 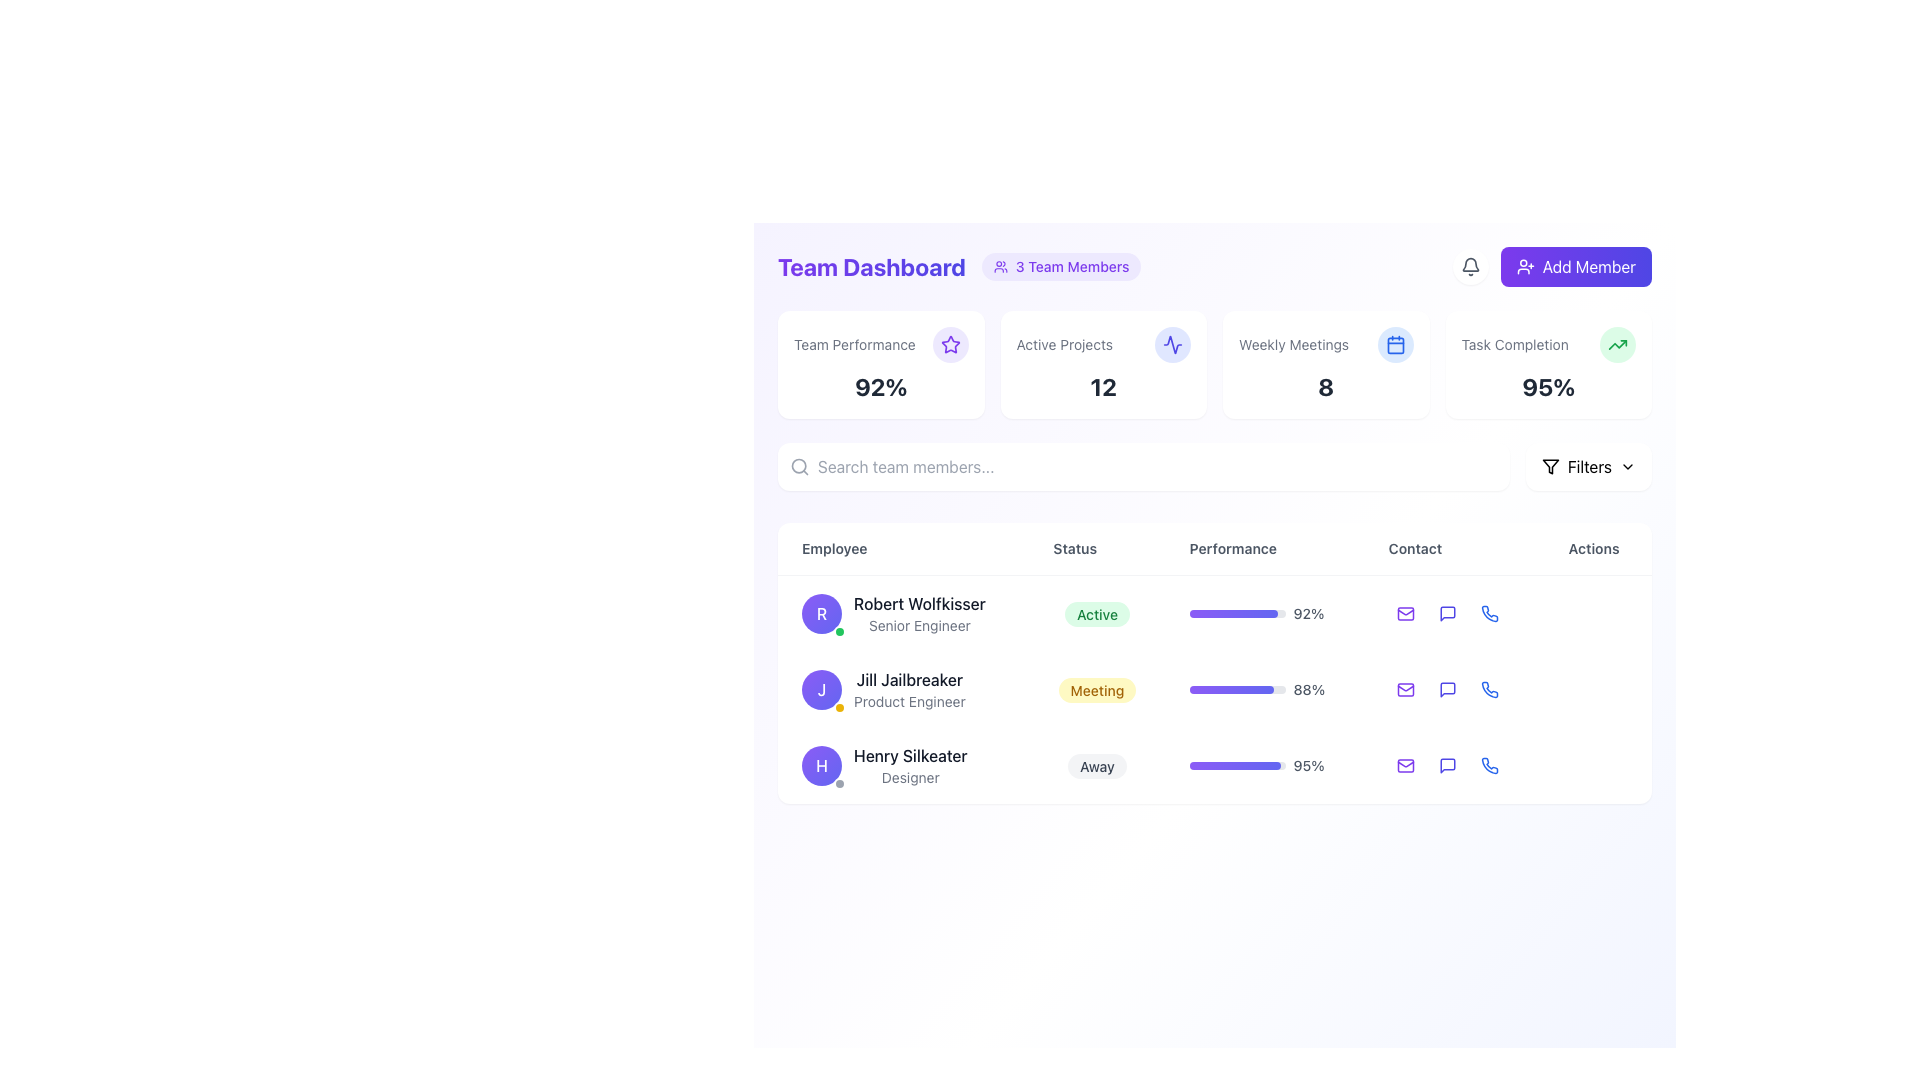 I want to click on the button in the 'Actions' column for the row corresponding to 'Henry Silkeater', so click(x=1597, y=612).